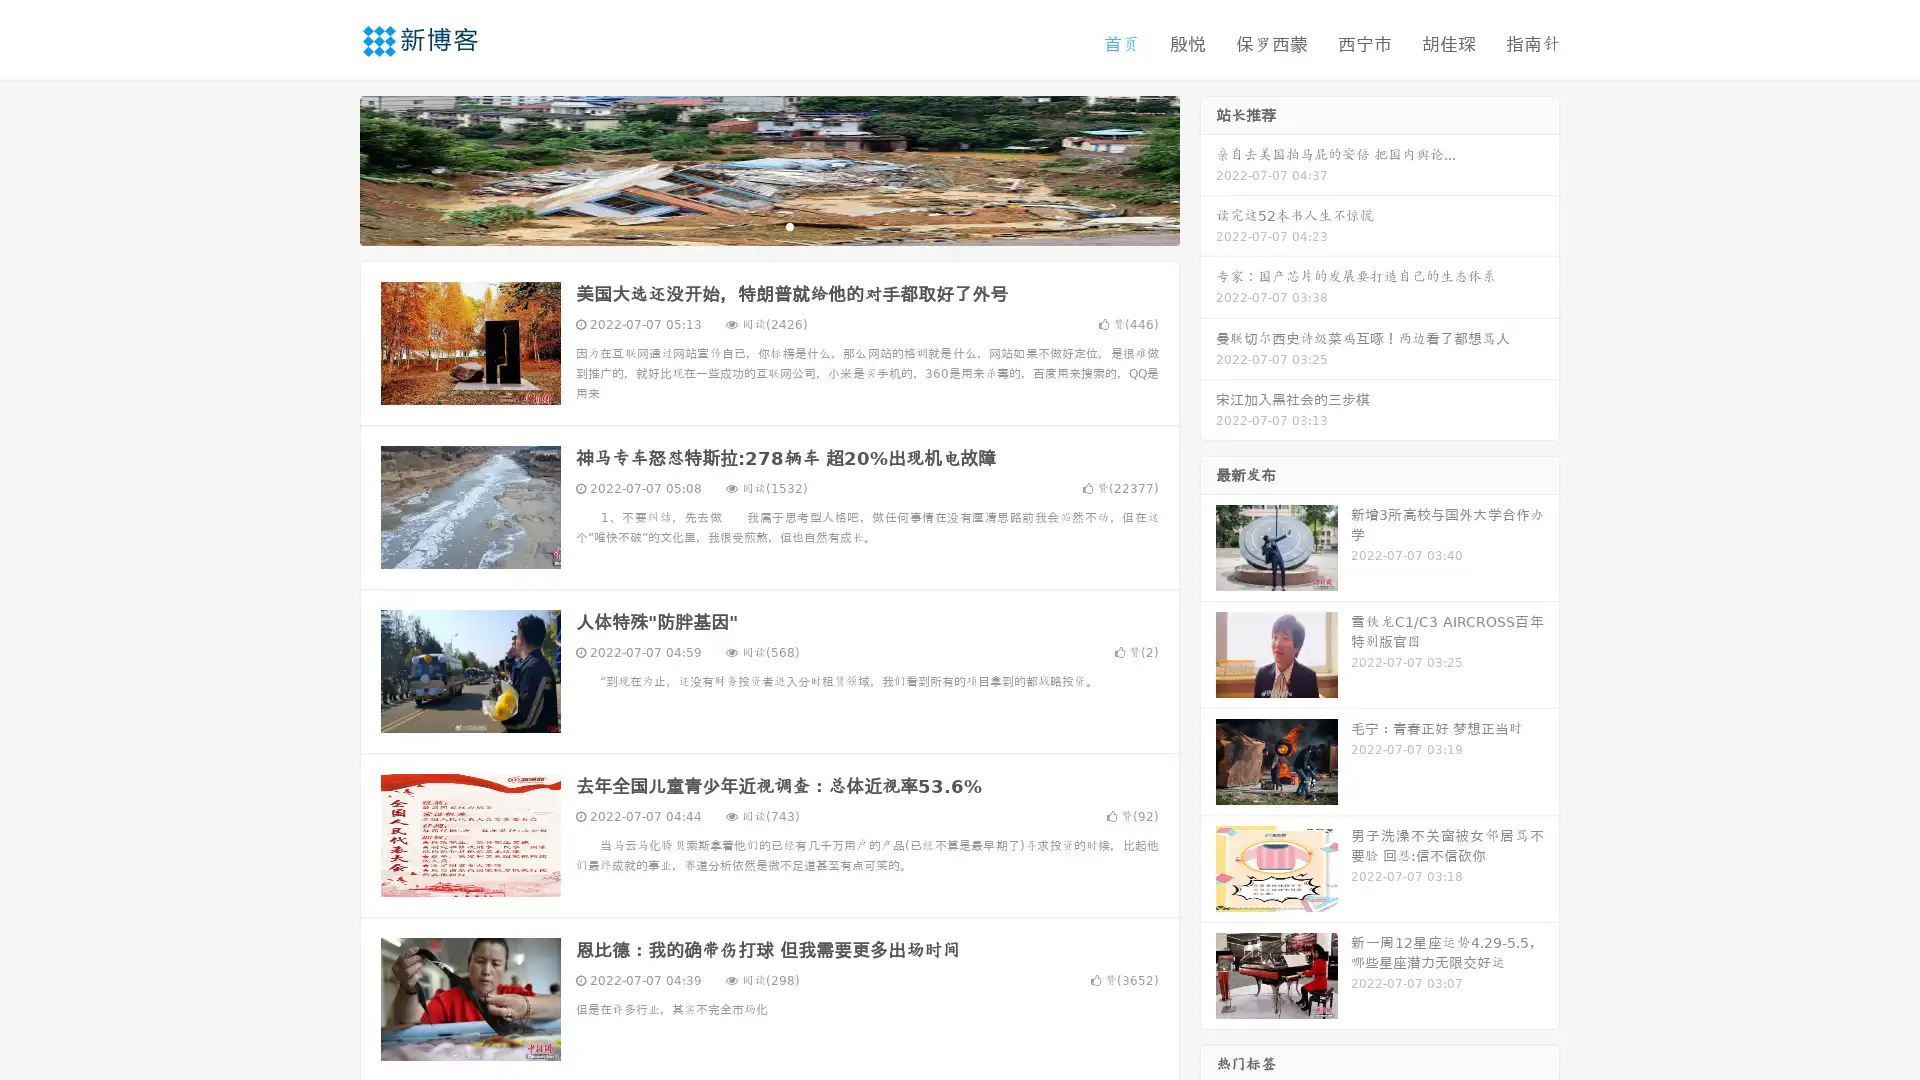 This screenshot has height=1080, width=1920. Describe the element at coordinates (1208, 168) in the screenshot. I see `Next slide` at that location.